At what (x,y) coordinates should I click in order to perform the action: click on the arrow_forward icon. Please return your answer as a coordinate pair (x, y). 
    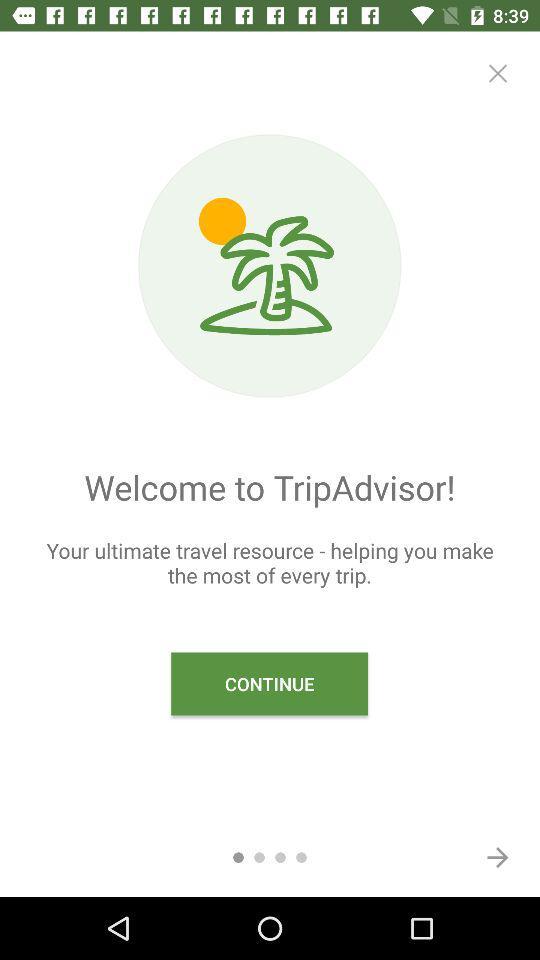
    Looking at the image, I should click on (496, 856).